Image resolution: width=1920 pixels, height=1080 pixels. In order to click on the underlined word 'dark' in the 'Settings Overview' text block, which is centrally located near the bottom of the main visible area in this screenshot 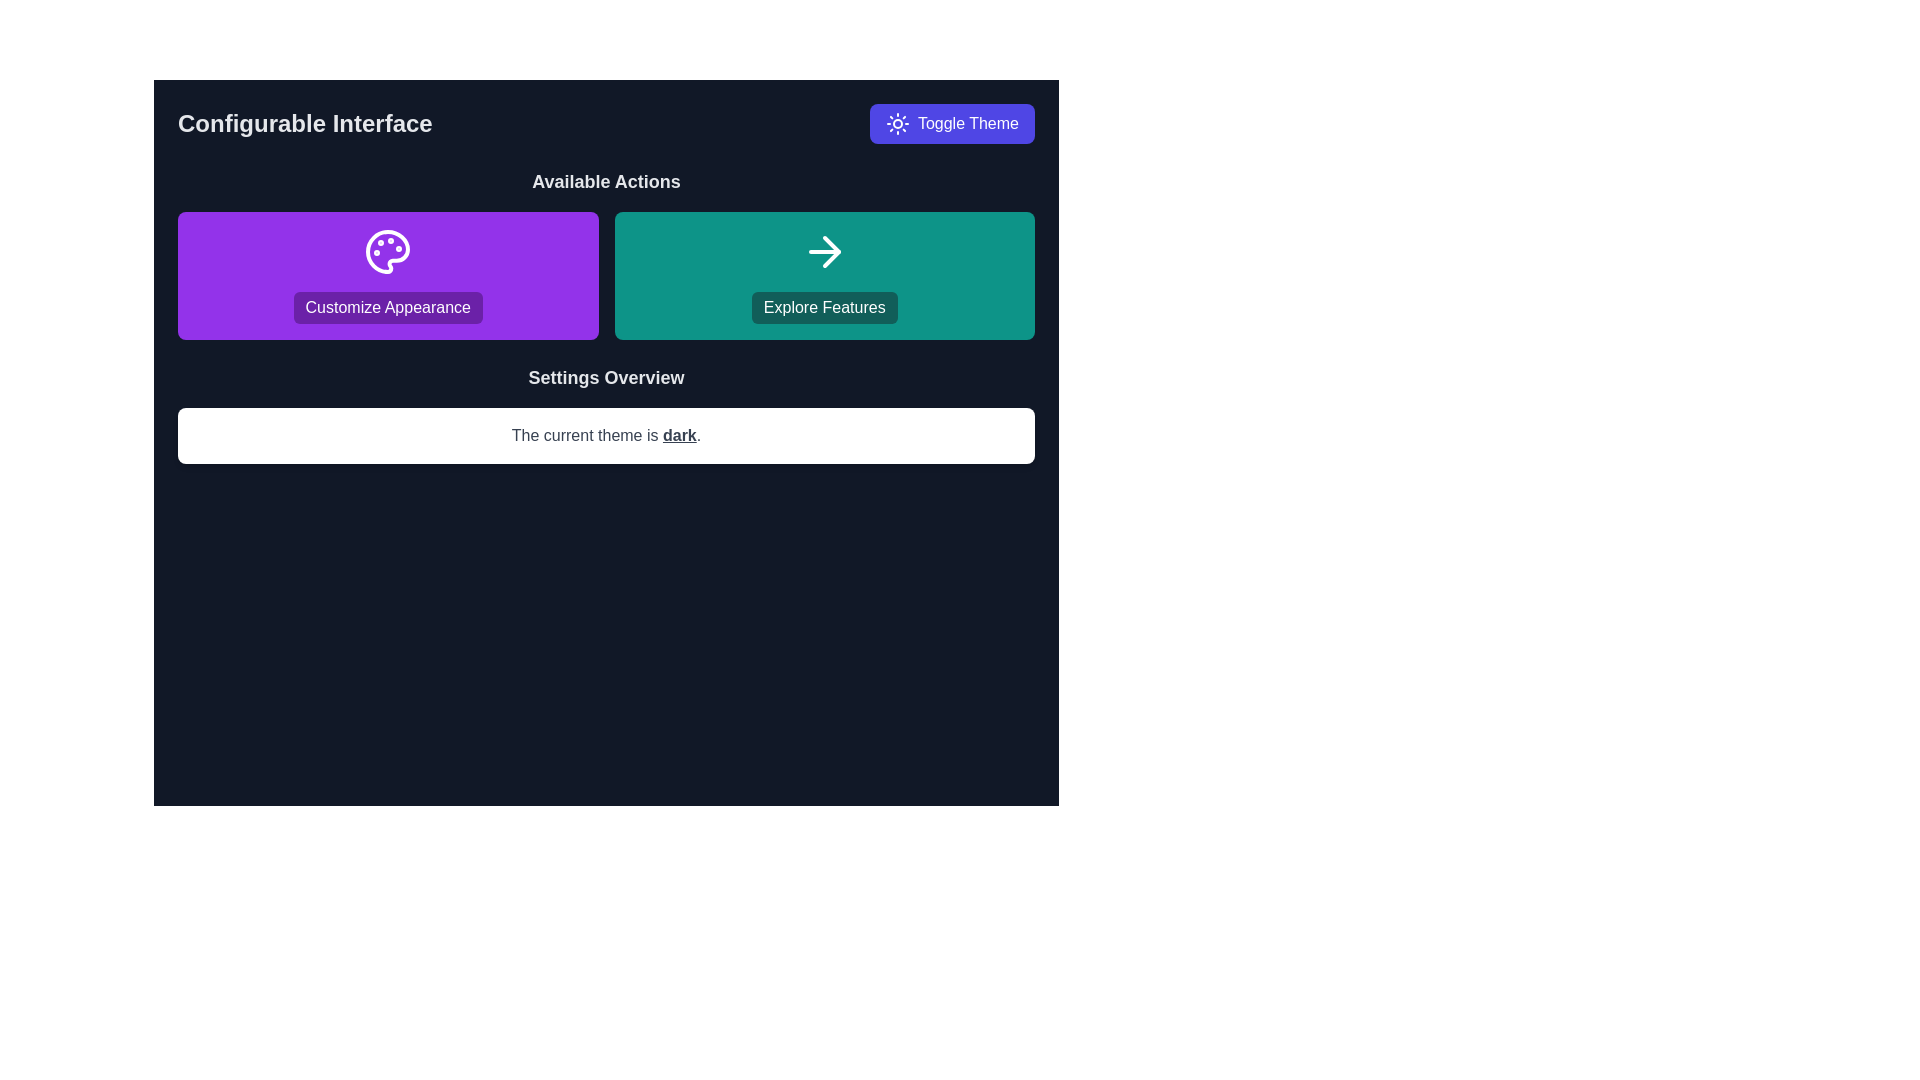, I will do `click(605, 412)`.